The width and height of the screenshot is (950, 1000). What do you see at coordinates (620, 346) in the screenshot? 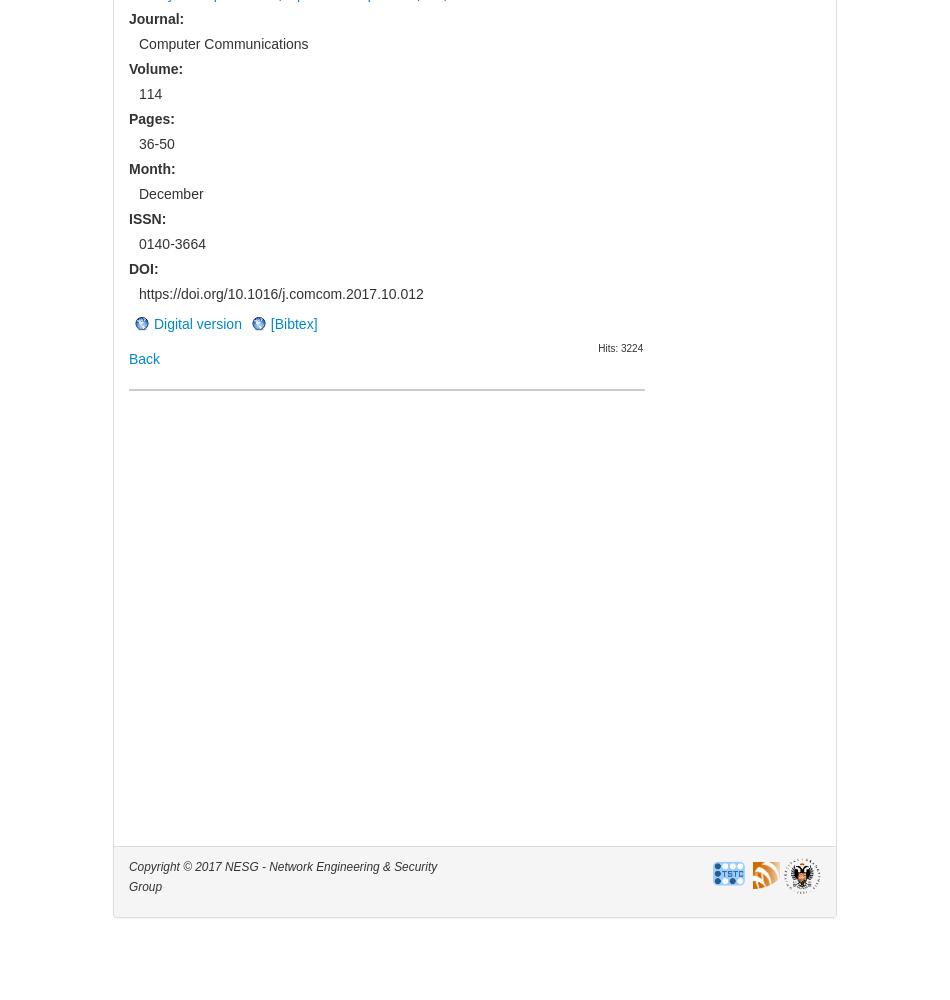
I see `'Hits: 3224'` at bounding box center [620, 346].